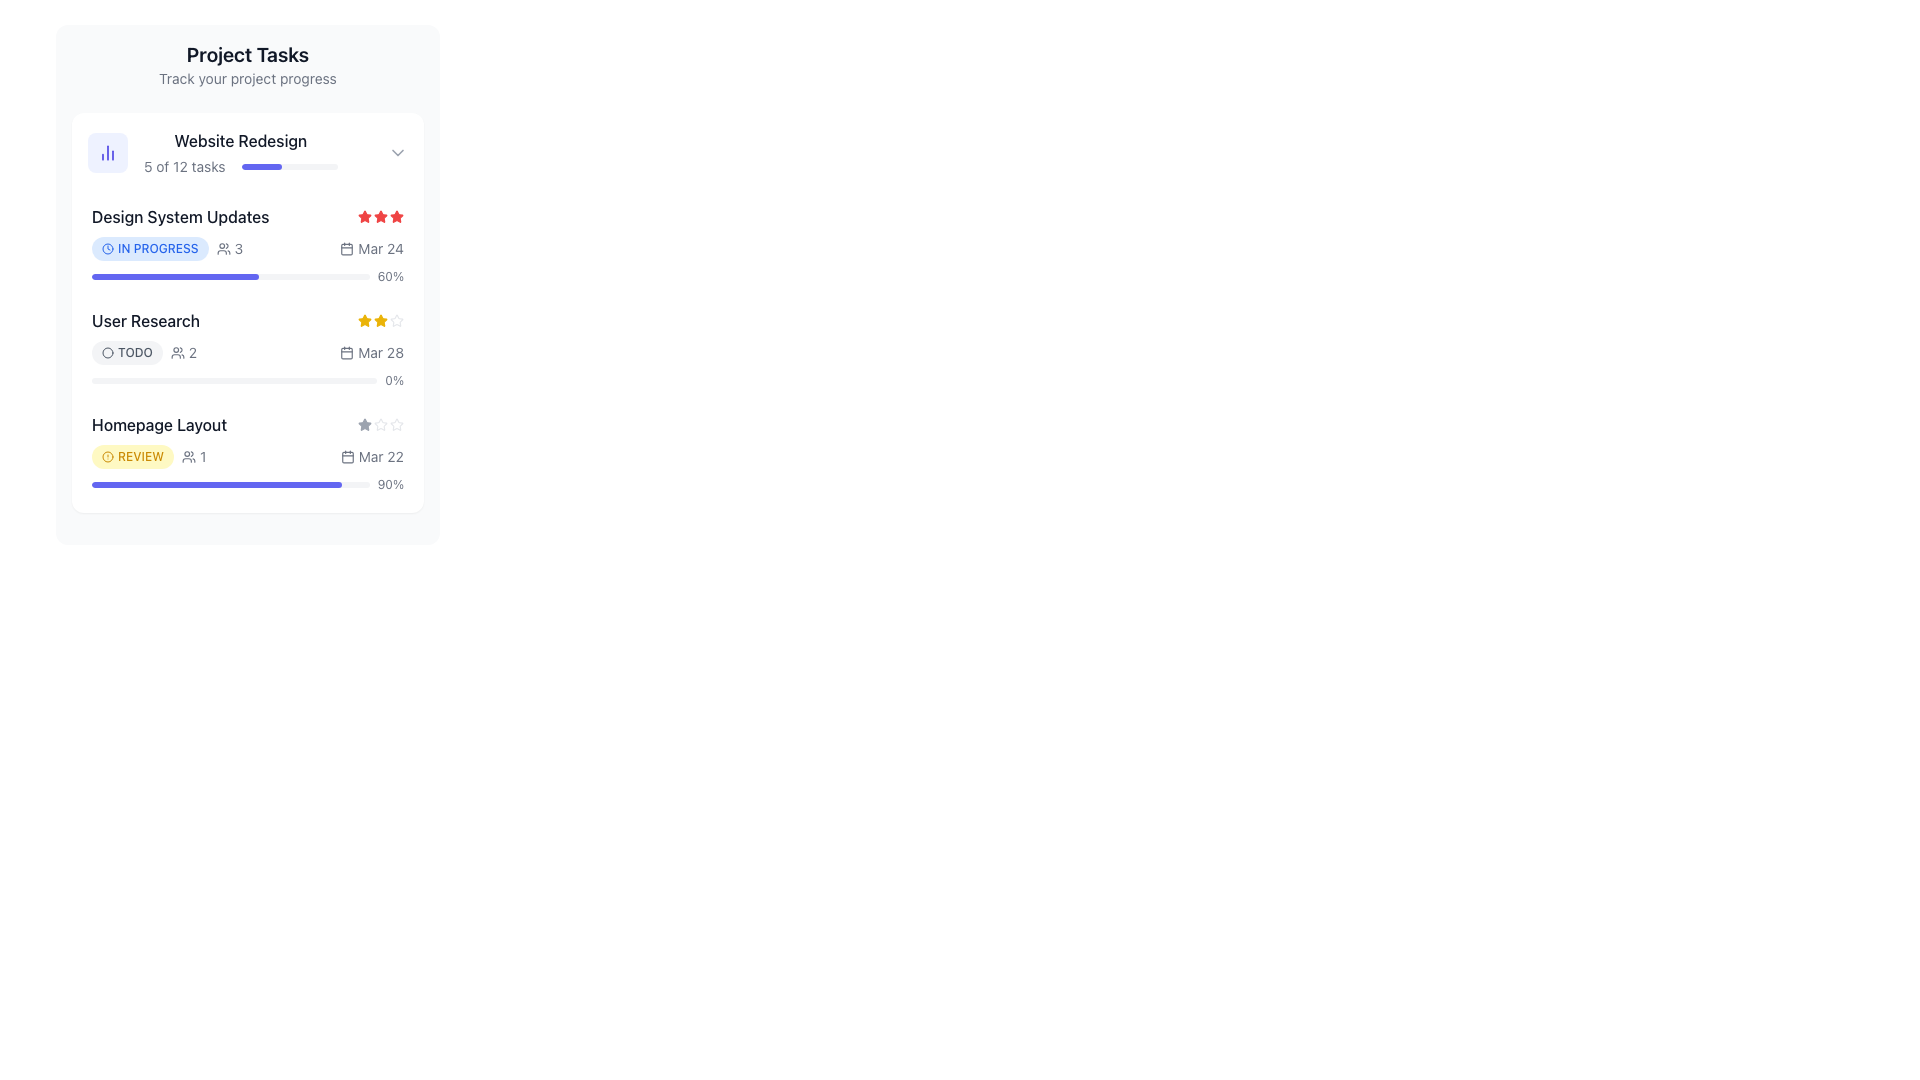 The image size is (1920, 1080). What do you see at coordinates (149, 248) in the screenshot?
I see `text of the Status label that displays 'IN PROGRESS' with a blue background, located in the 'Design System Updates' section near a clock icon` at bounding box center [149, 248].